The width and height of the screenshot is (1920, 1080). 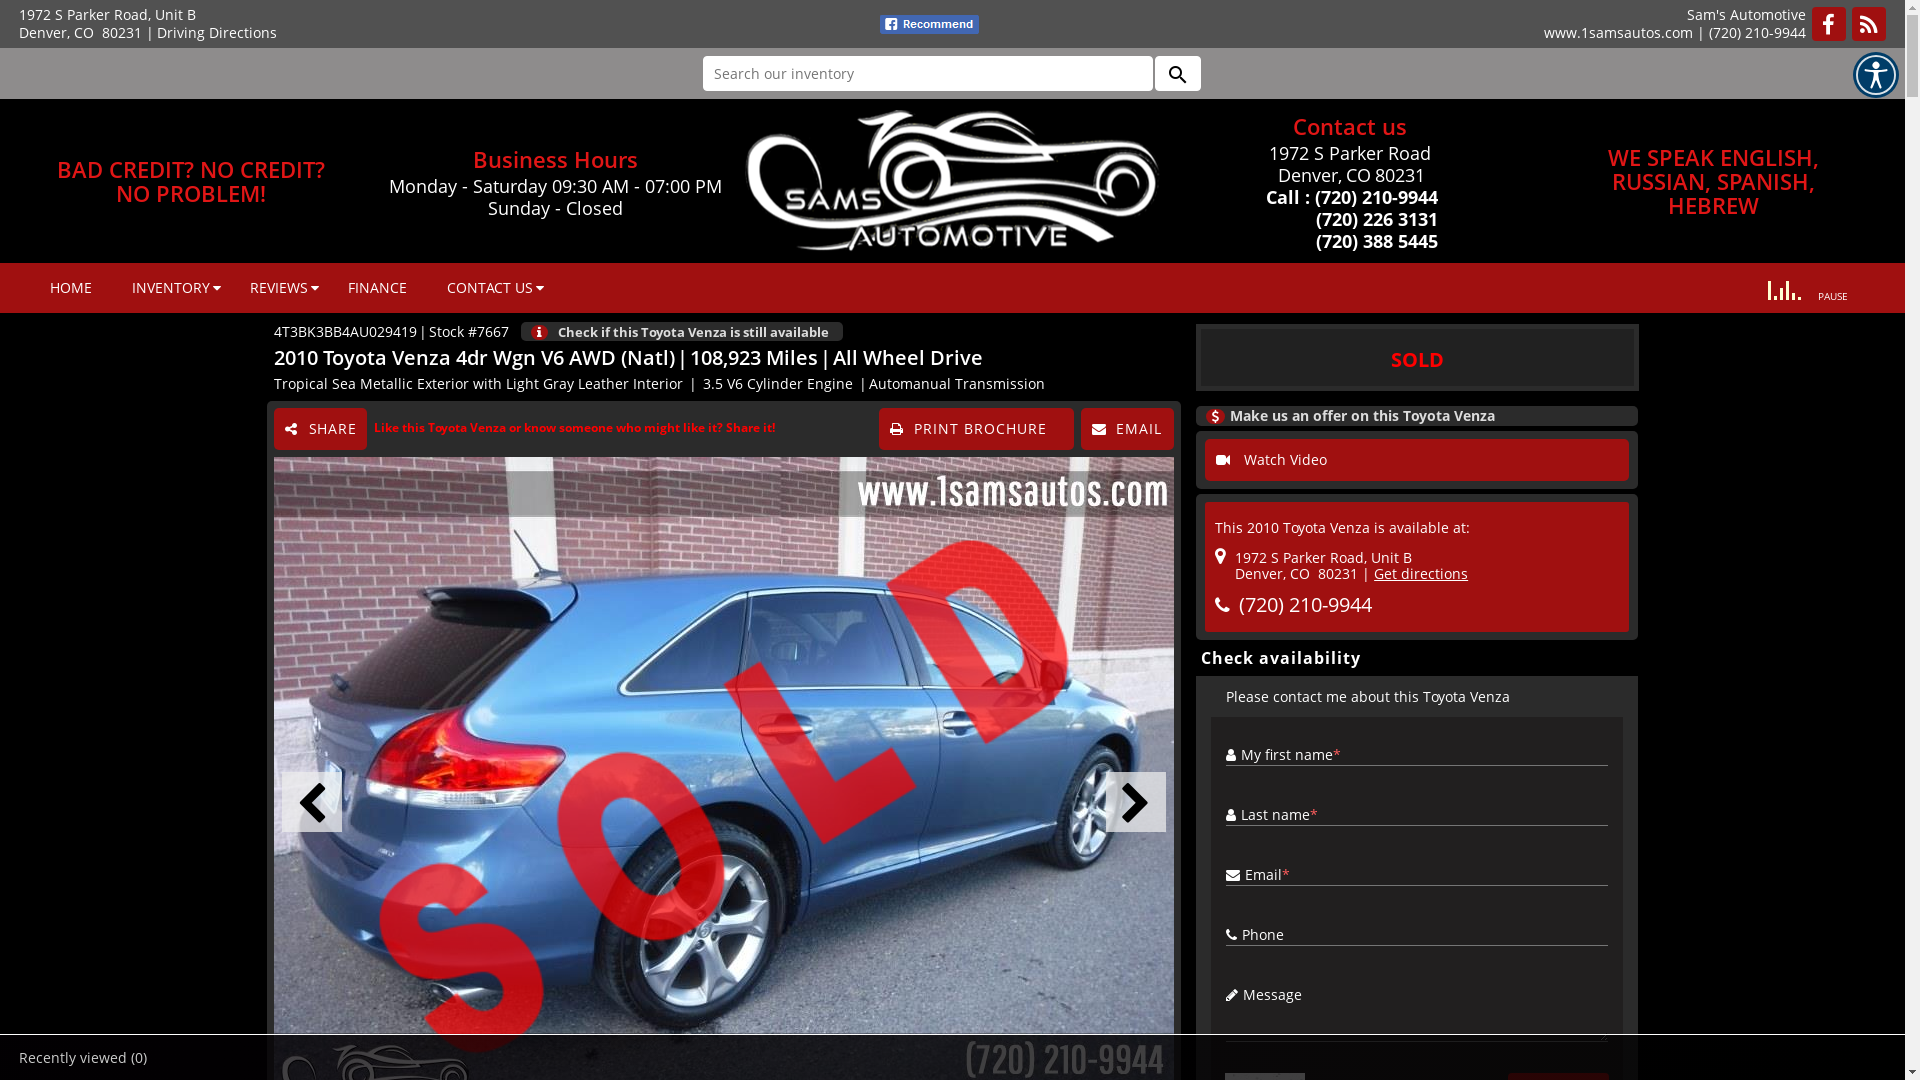 What do you see at coordinates (925, 72) in the screenshot?
I see `'Search our inventory'` at bounding box center [925, 72].